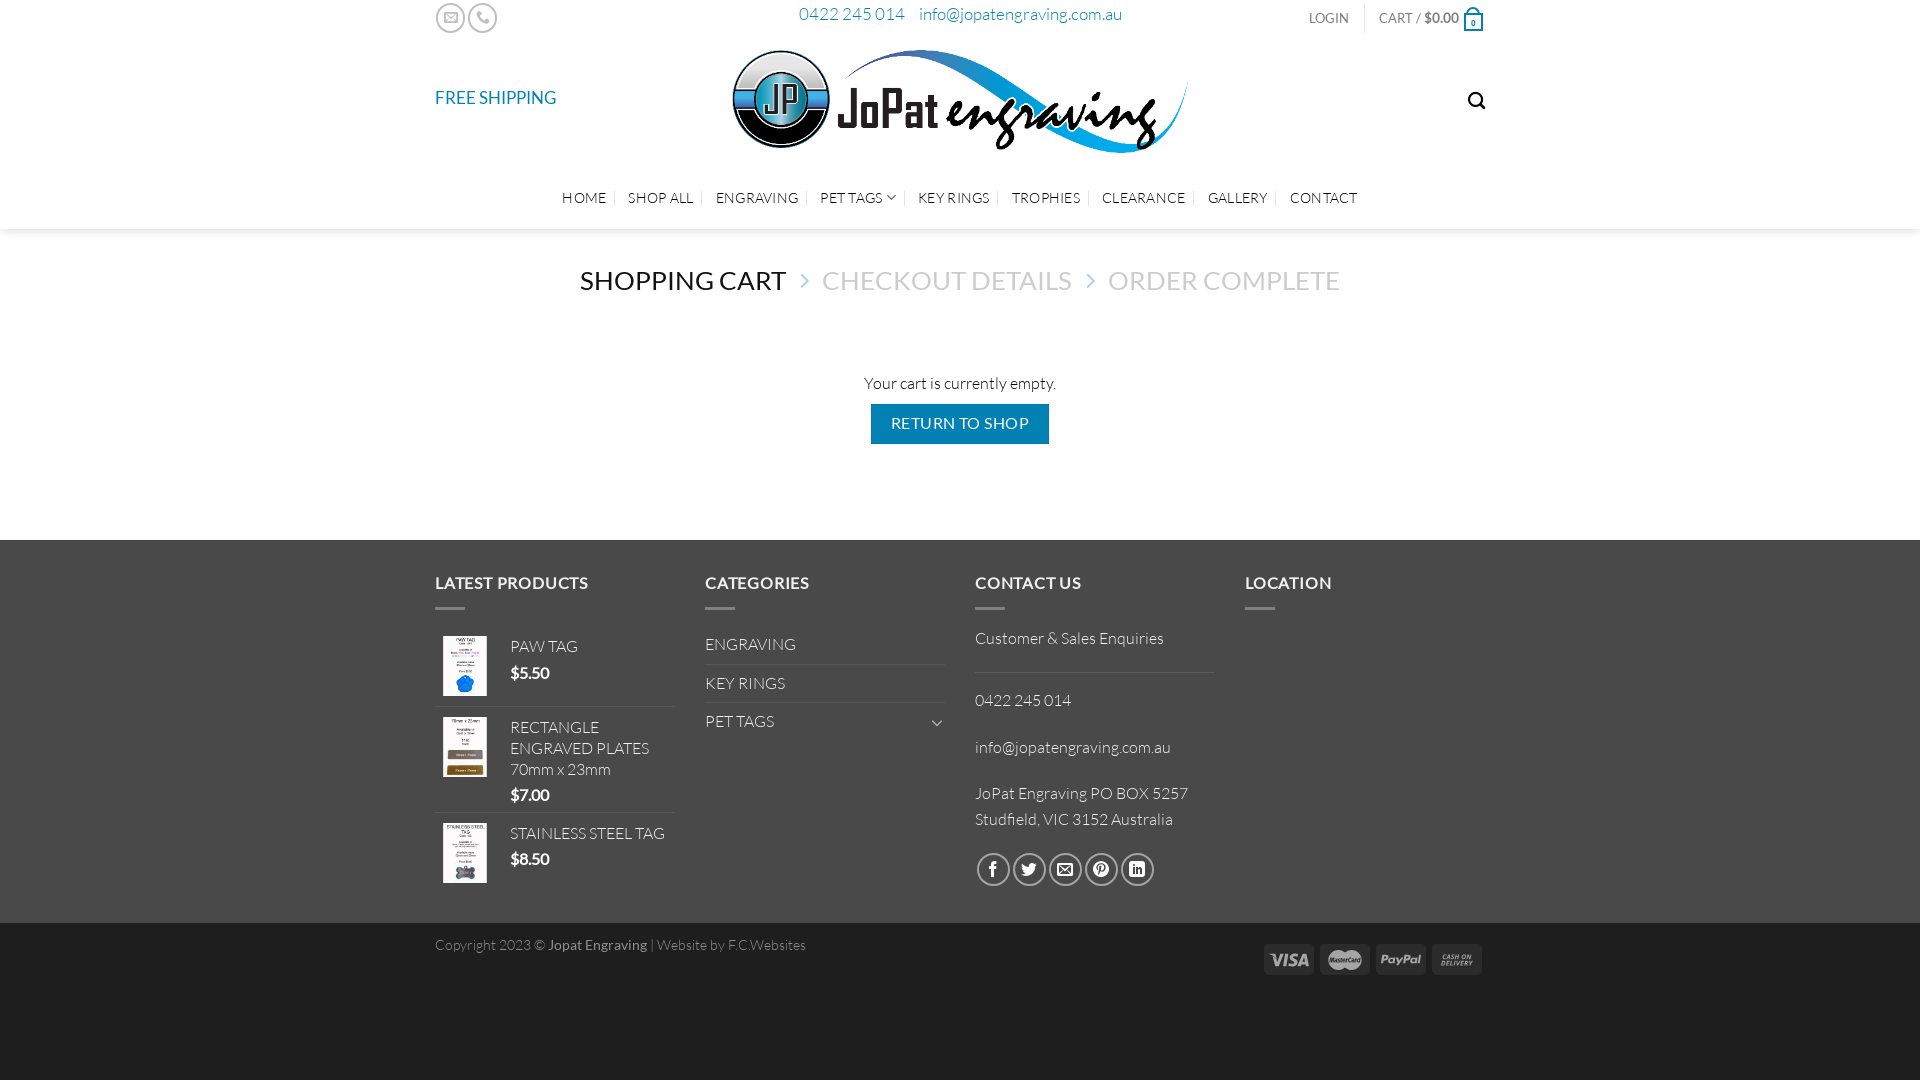 Image resolution: width=1920 pixels, height=1080 pixels. Describe the element at coordinates (1237, 197) in the screenshot. I see `'GALLERY'` at that location.